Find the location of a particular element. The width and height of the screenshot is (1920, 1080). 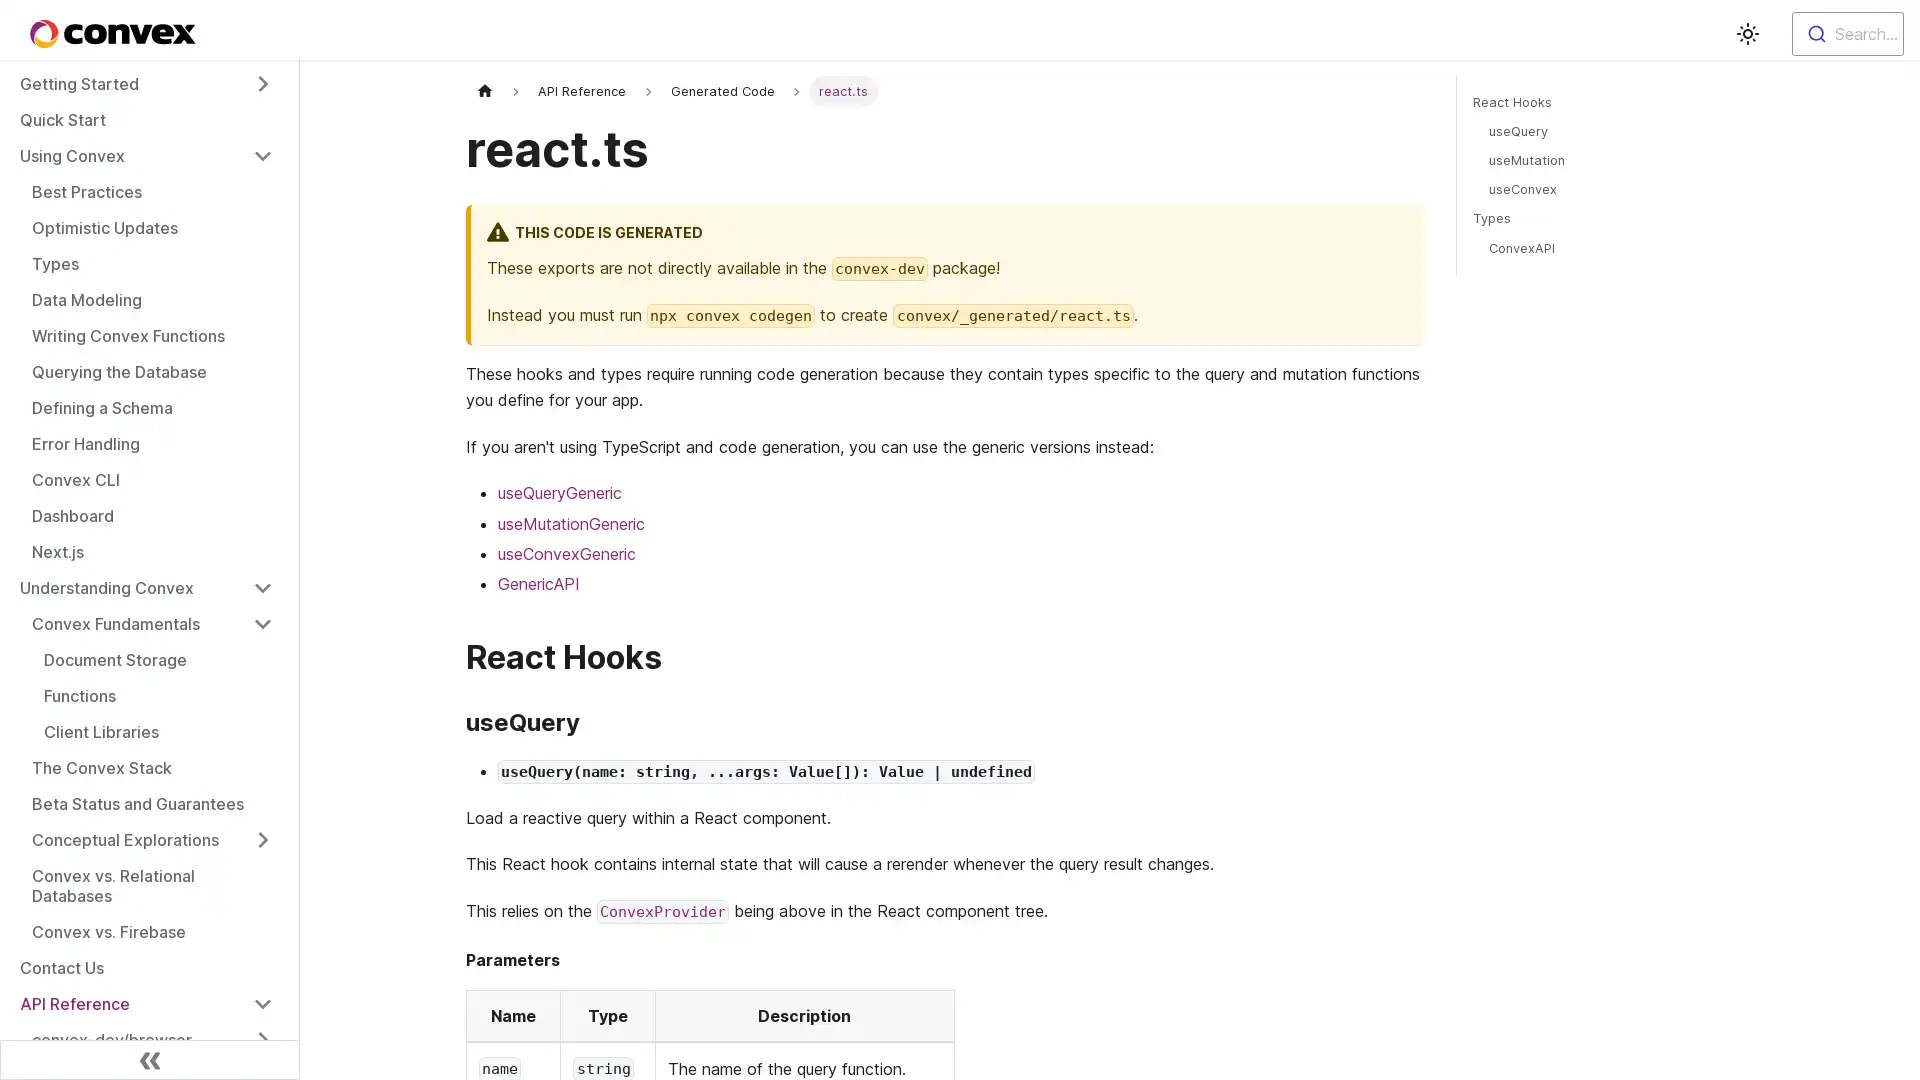

Search... is located at coordinates (1847, 34).